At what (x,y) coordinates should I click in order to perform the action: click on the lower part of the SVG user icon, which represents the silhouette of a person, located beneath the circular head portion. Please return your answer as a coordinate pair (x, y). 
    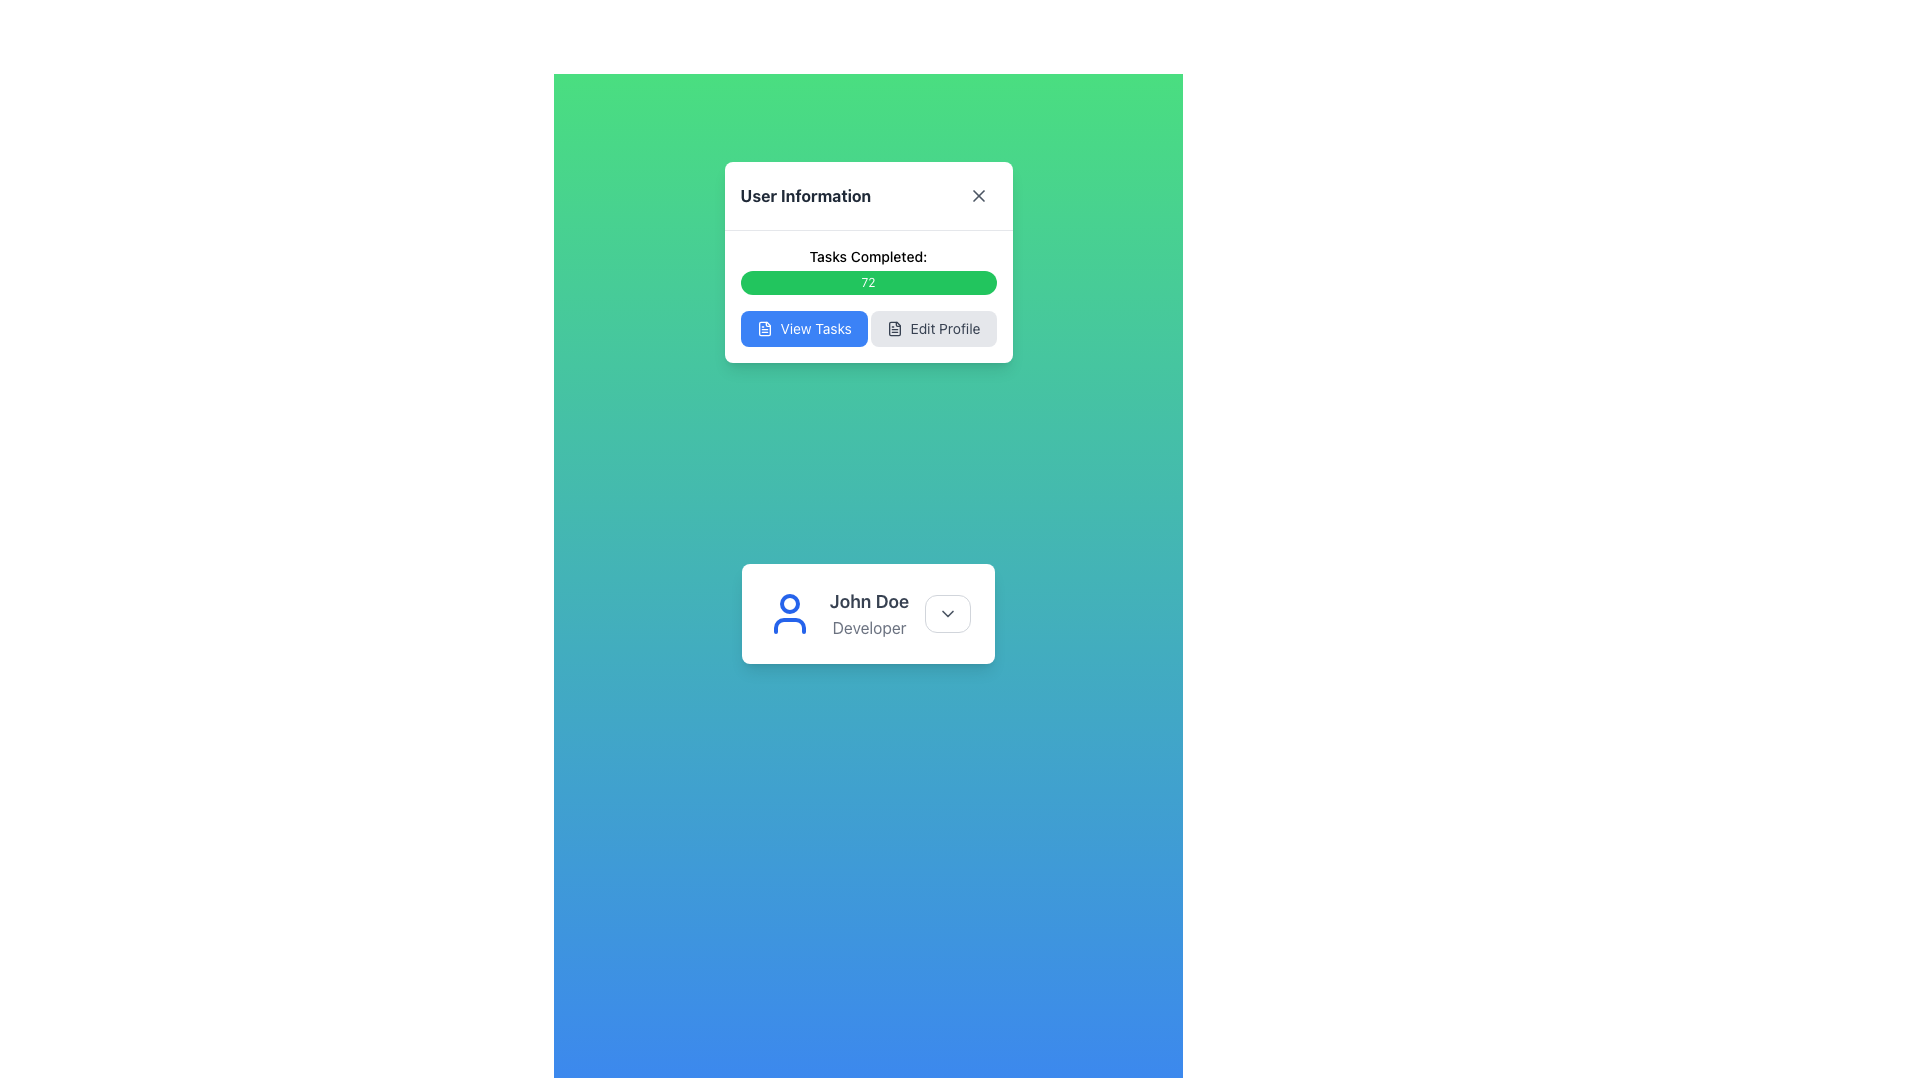
    Looking at the image, I should click on (788, 624).